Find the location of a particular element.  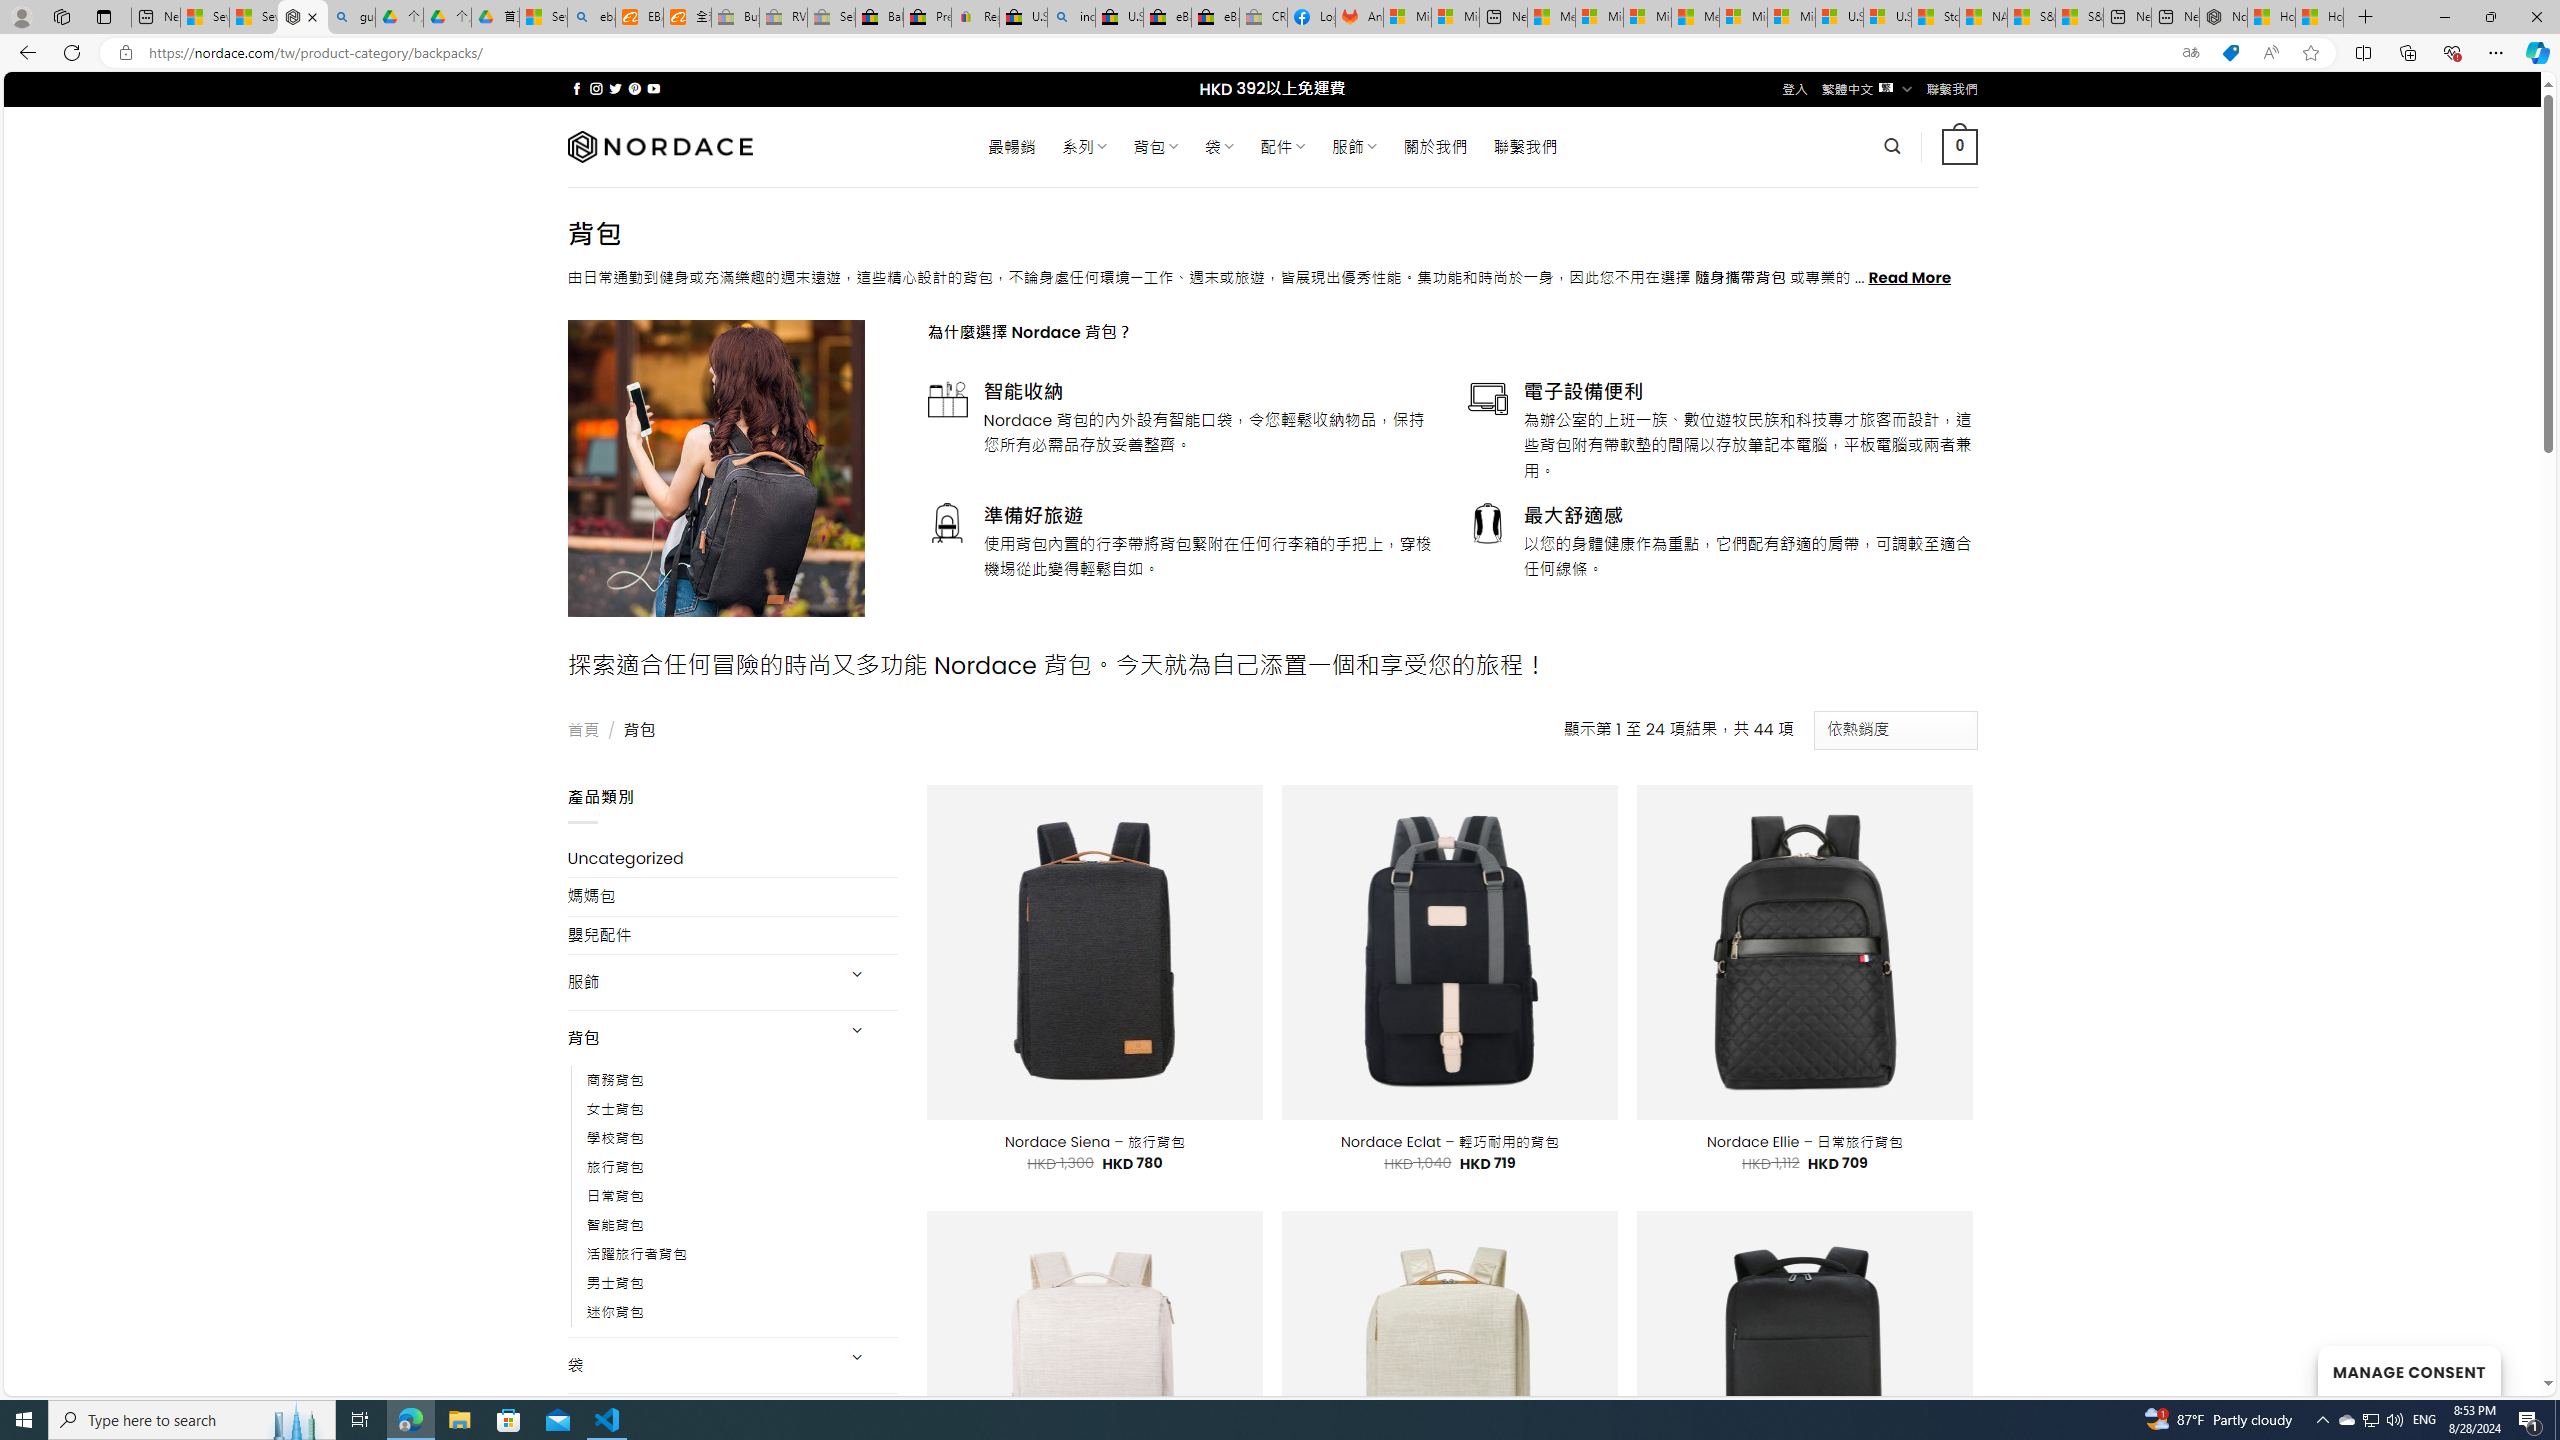

'MANAGE CONSENT' is located at coordinates (2408, 1370).